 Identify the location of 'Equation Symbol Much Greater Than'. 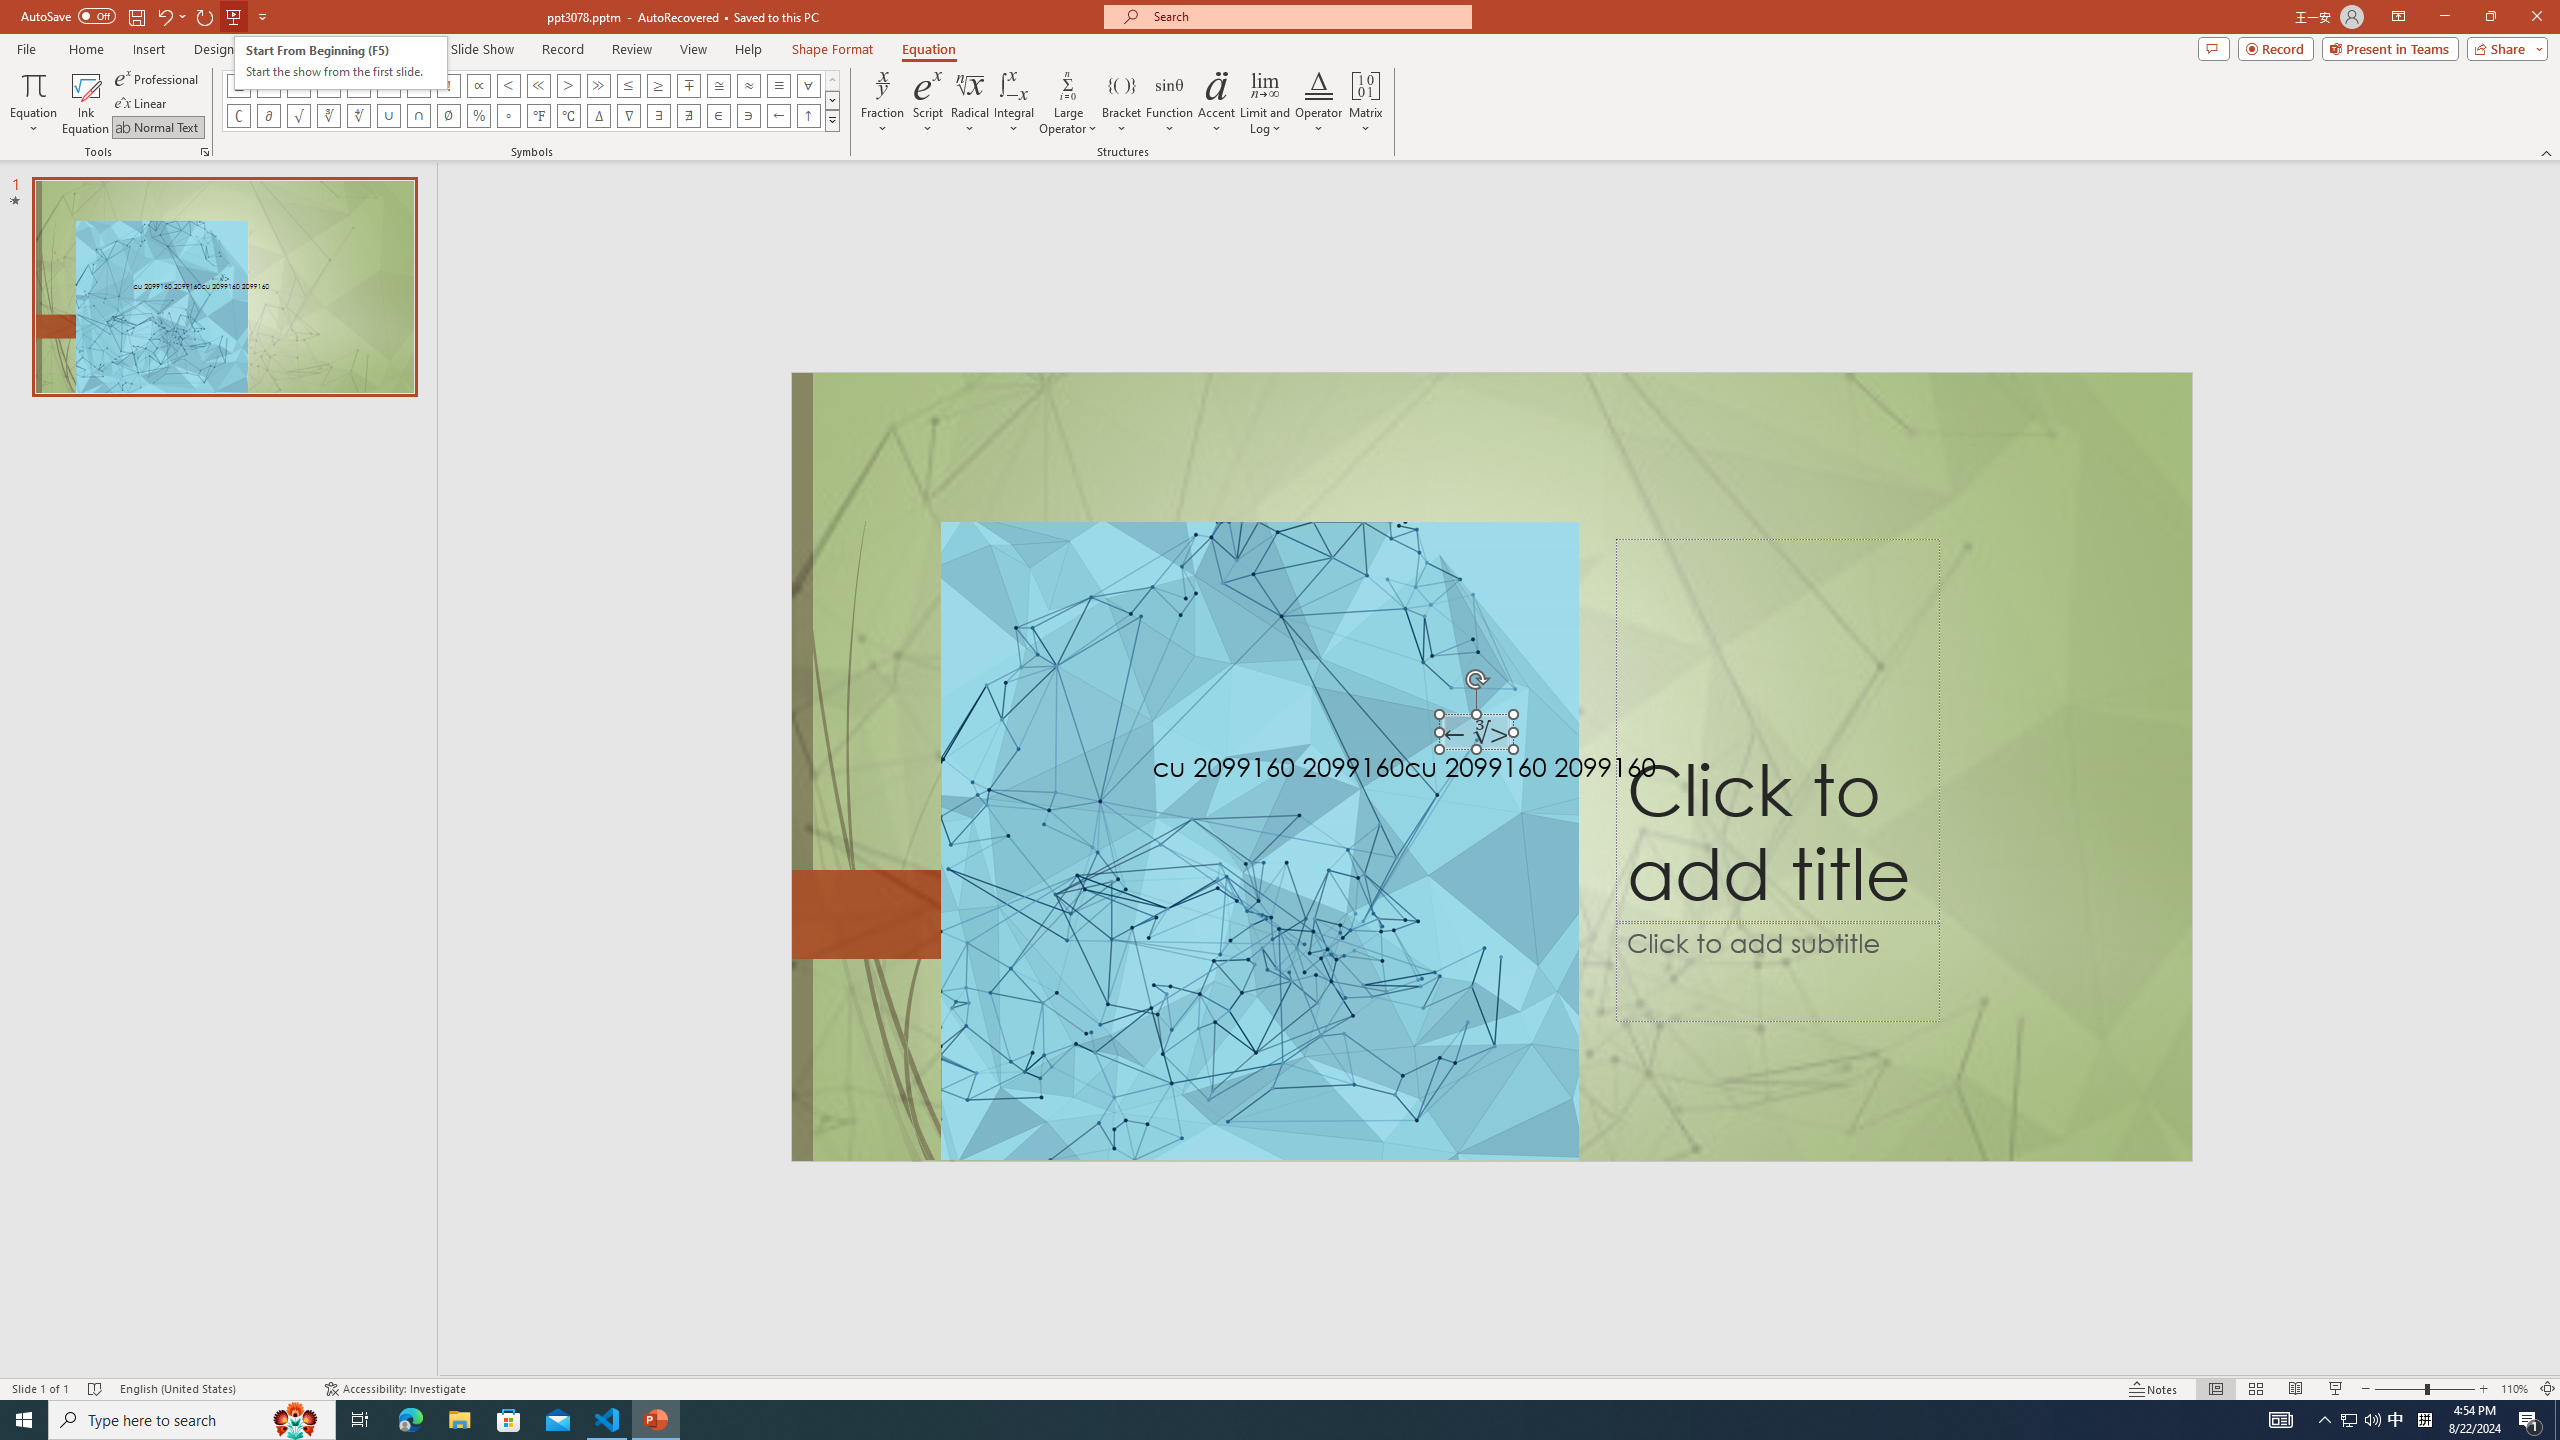
(599, 84).